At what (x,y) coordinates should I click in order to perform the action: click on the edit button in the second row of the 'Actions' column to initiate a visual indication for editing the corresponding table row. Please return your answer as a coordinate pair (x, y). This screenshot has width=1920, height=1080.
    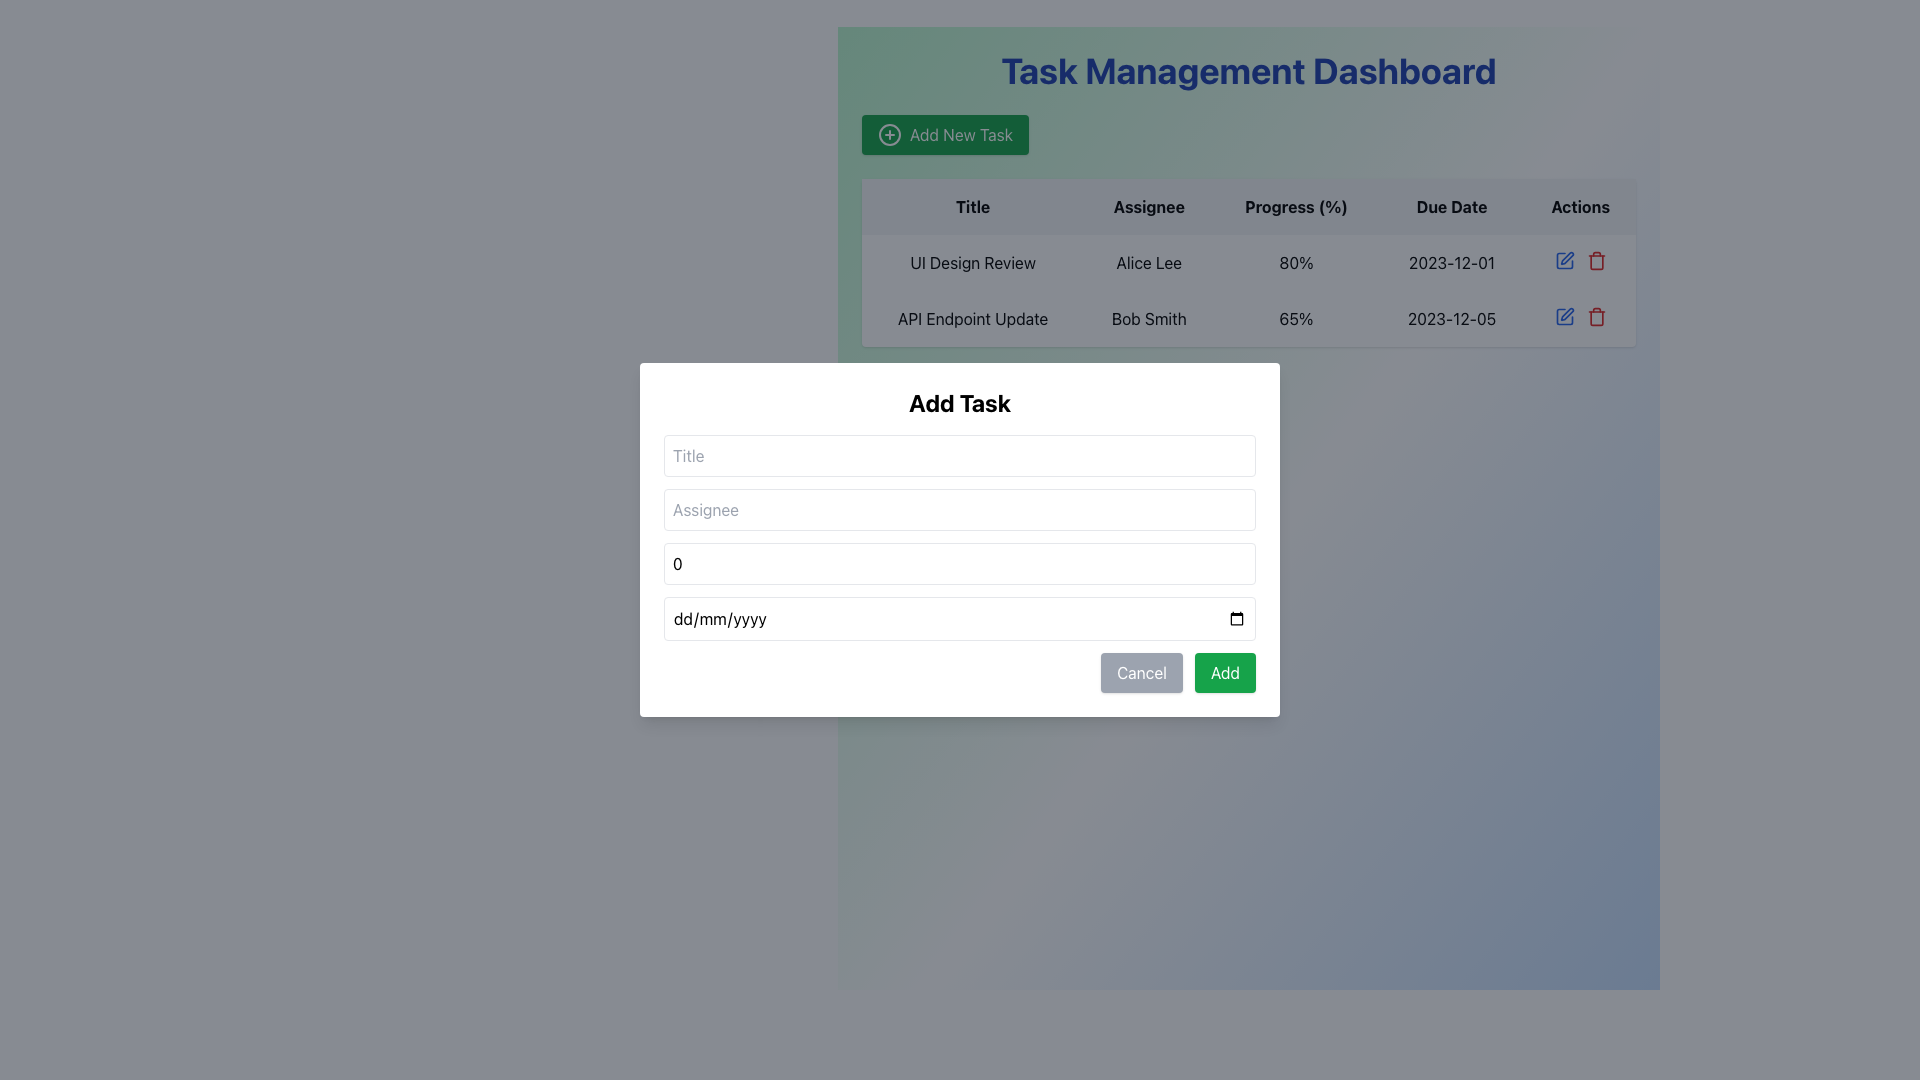
    Looking at the image, I should click on (1563, 315).